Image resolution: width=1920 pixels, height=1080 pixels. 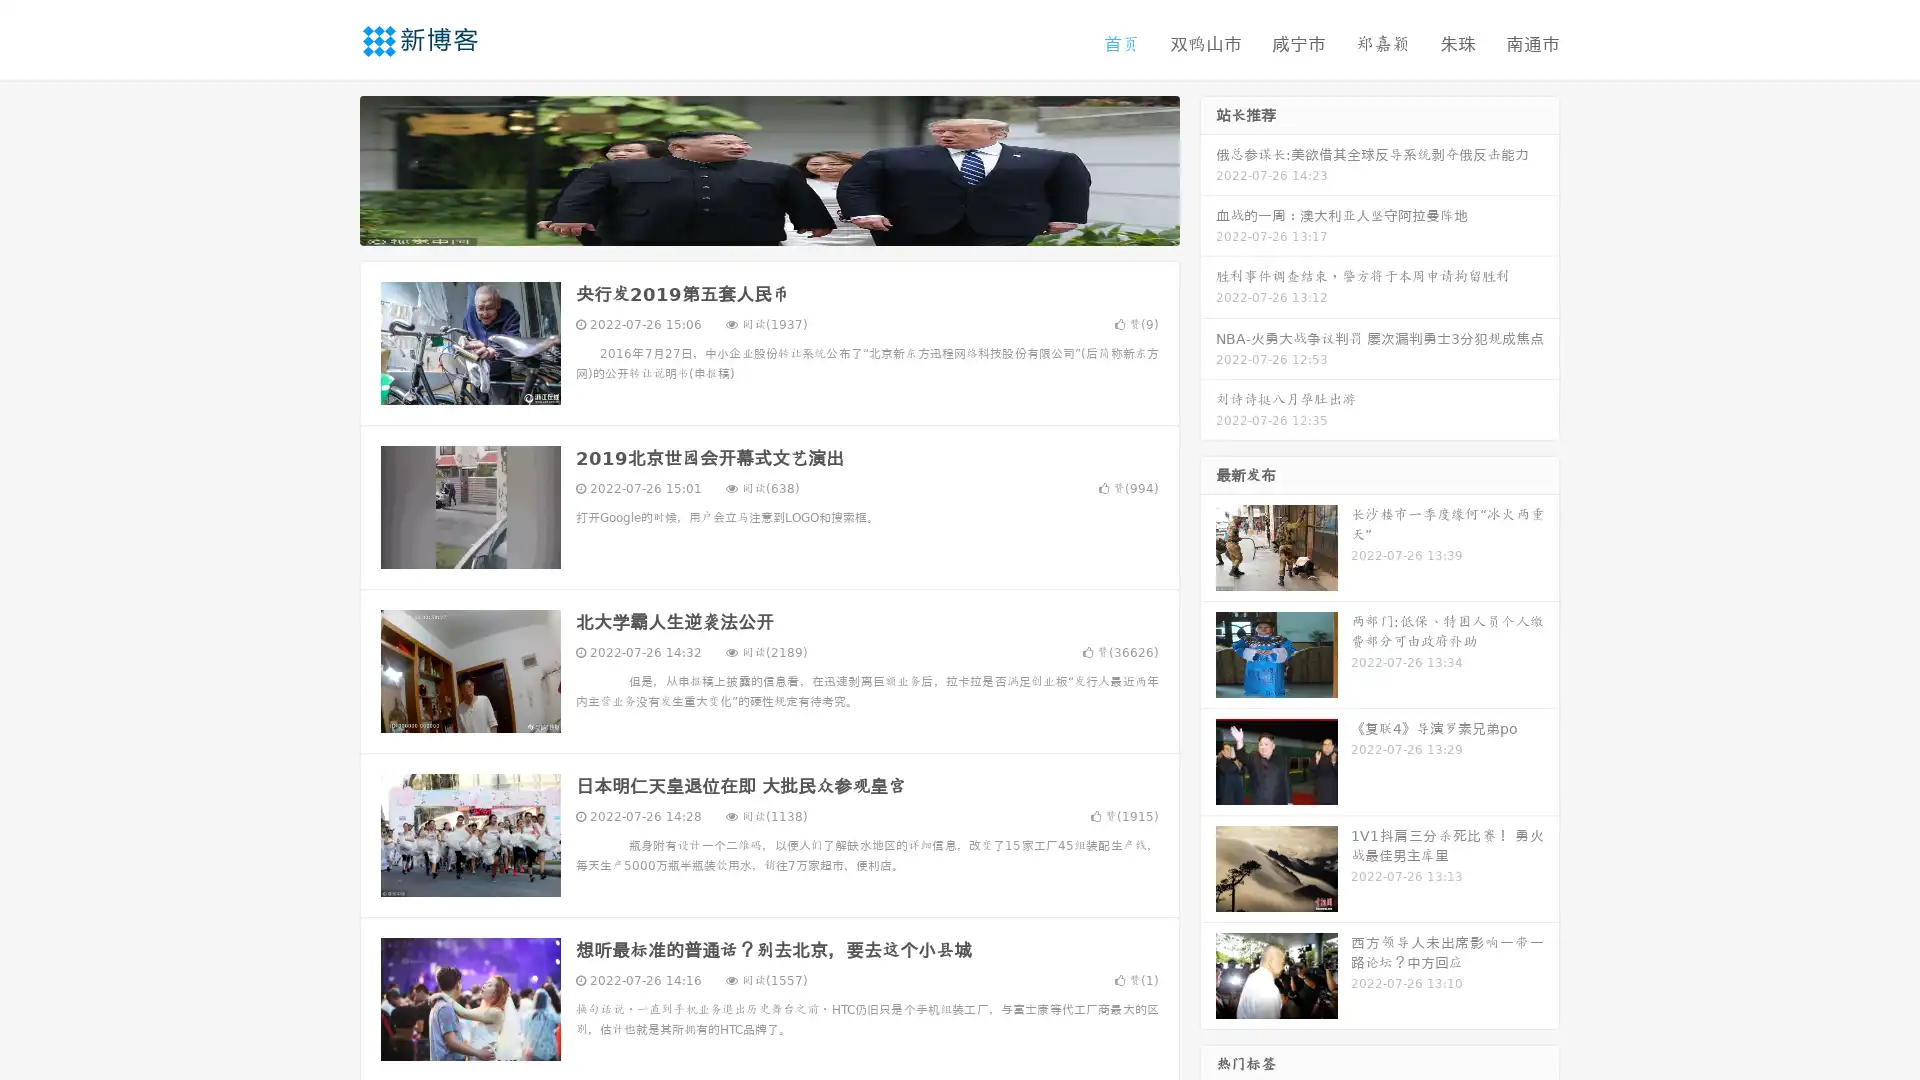 I want to click on Go to slide 3, so click(x=789, y=225).